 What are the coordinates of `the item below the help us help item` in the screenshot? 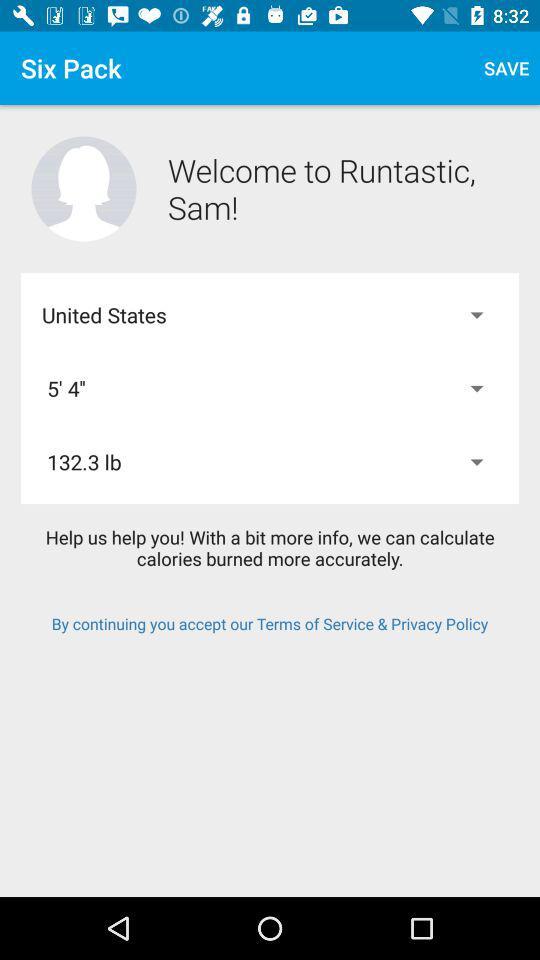 It's located at (270, 622).